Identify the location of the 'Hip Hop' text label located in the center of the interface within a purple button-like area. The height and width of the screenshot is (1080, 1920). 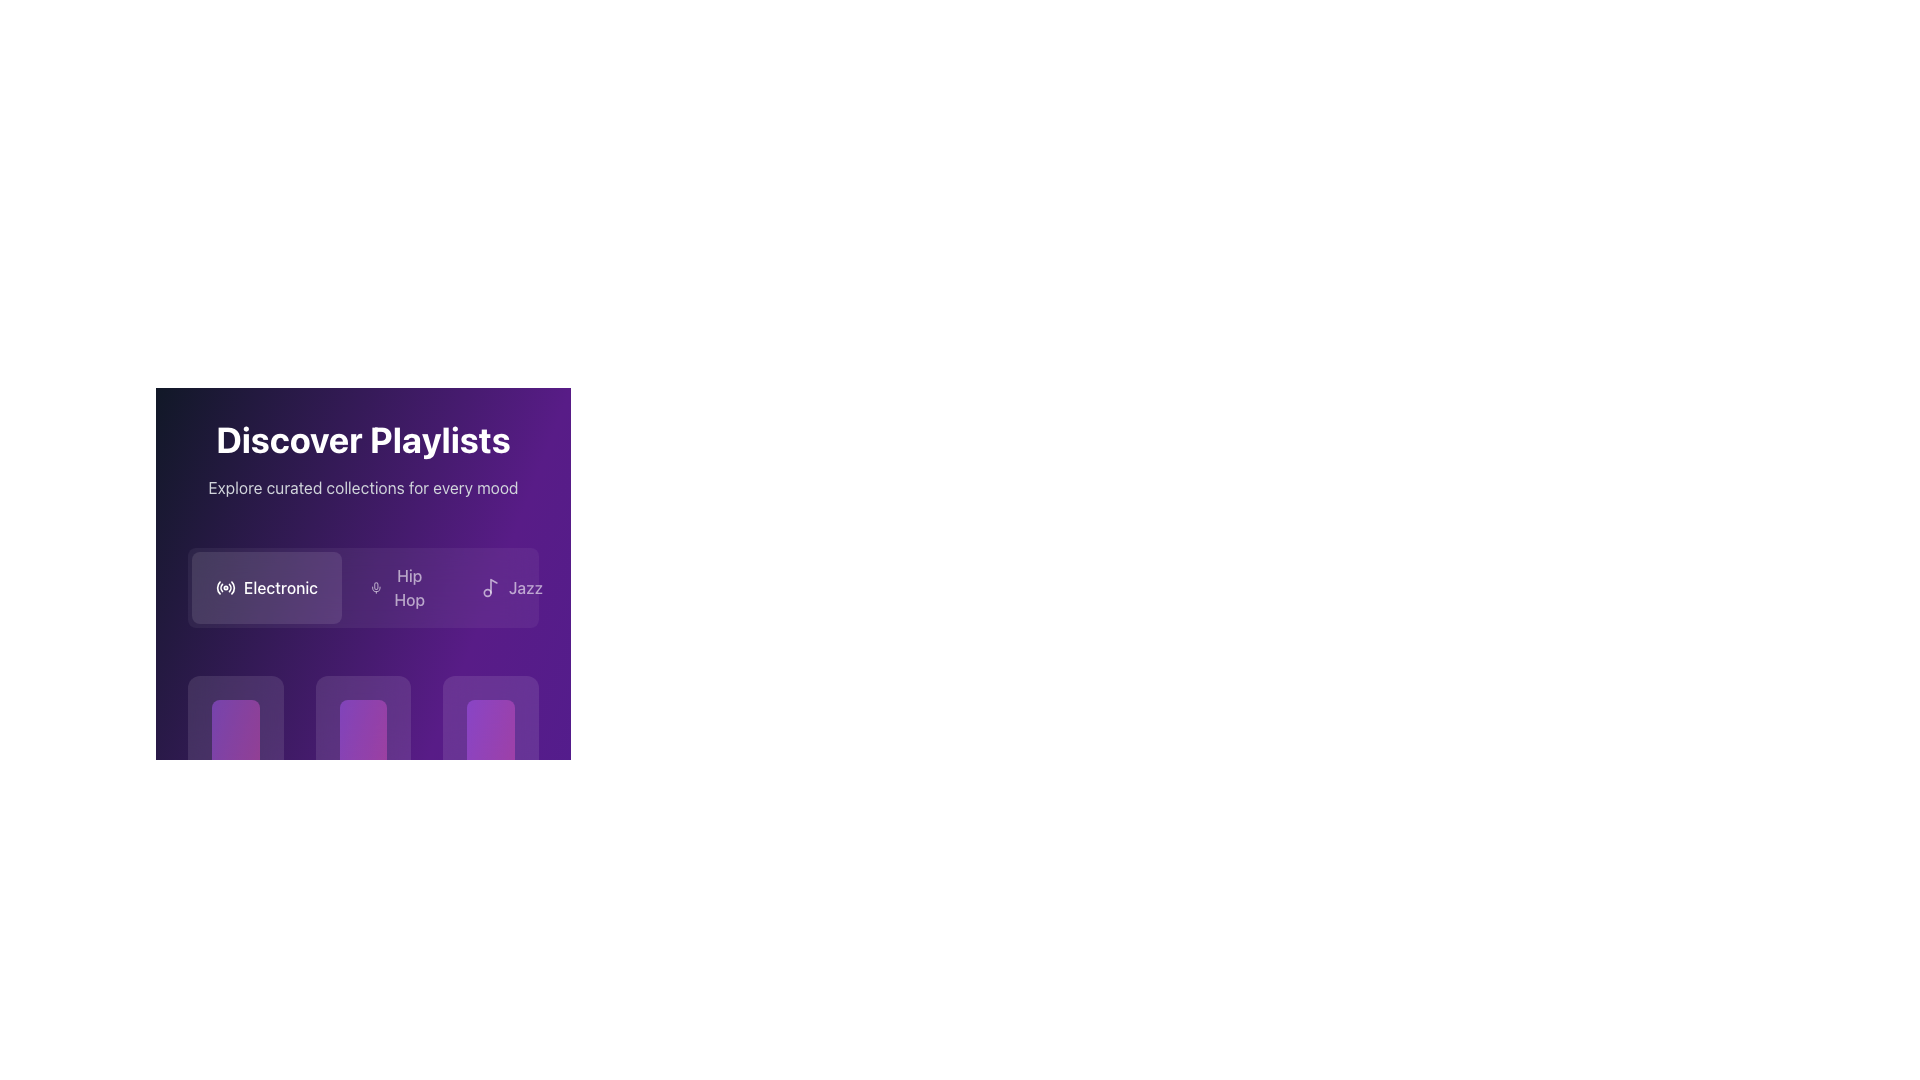
(408, 586).